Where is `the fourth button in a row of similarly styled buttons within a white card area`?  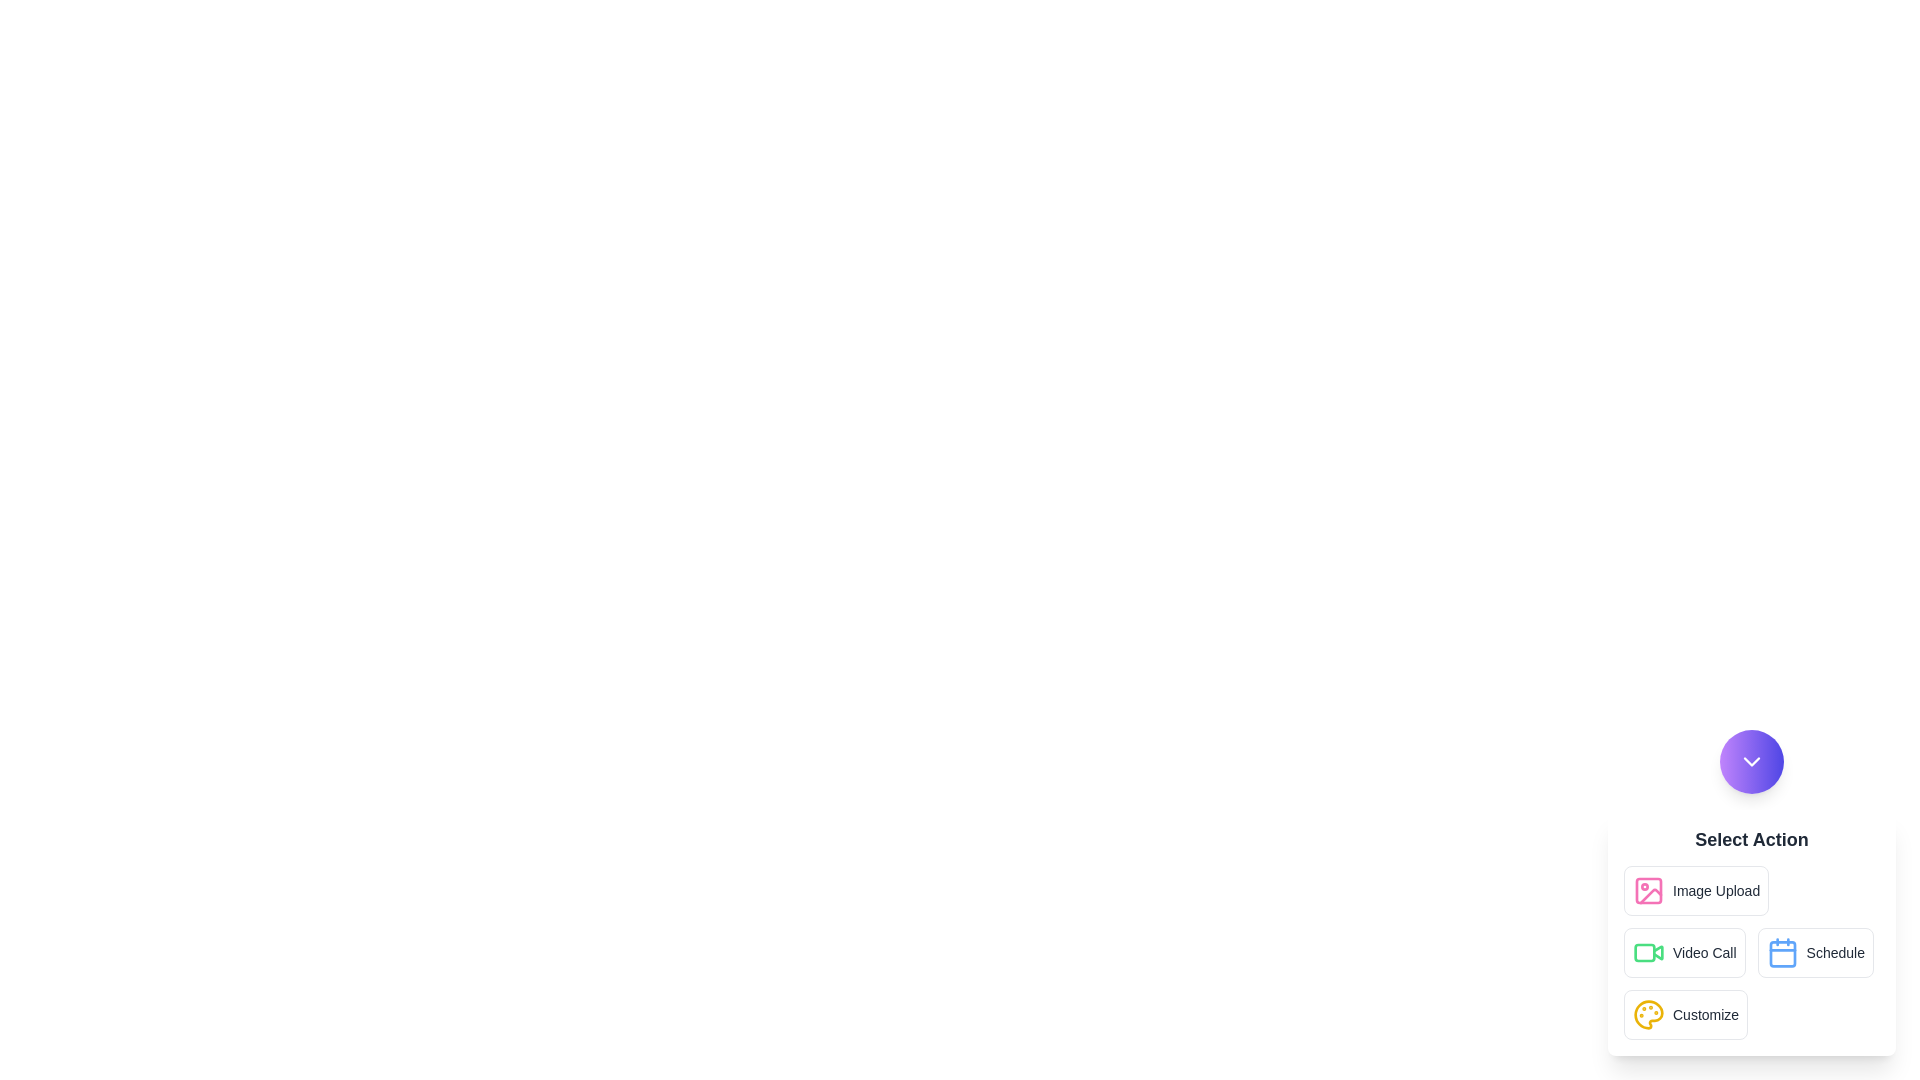
the fourth button in a row of similarly styled buttons within a white card area is located at coordinates (1684, 1014).